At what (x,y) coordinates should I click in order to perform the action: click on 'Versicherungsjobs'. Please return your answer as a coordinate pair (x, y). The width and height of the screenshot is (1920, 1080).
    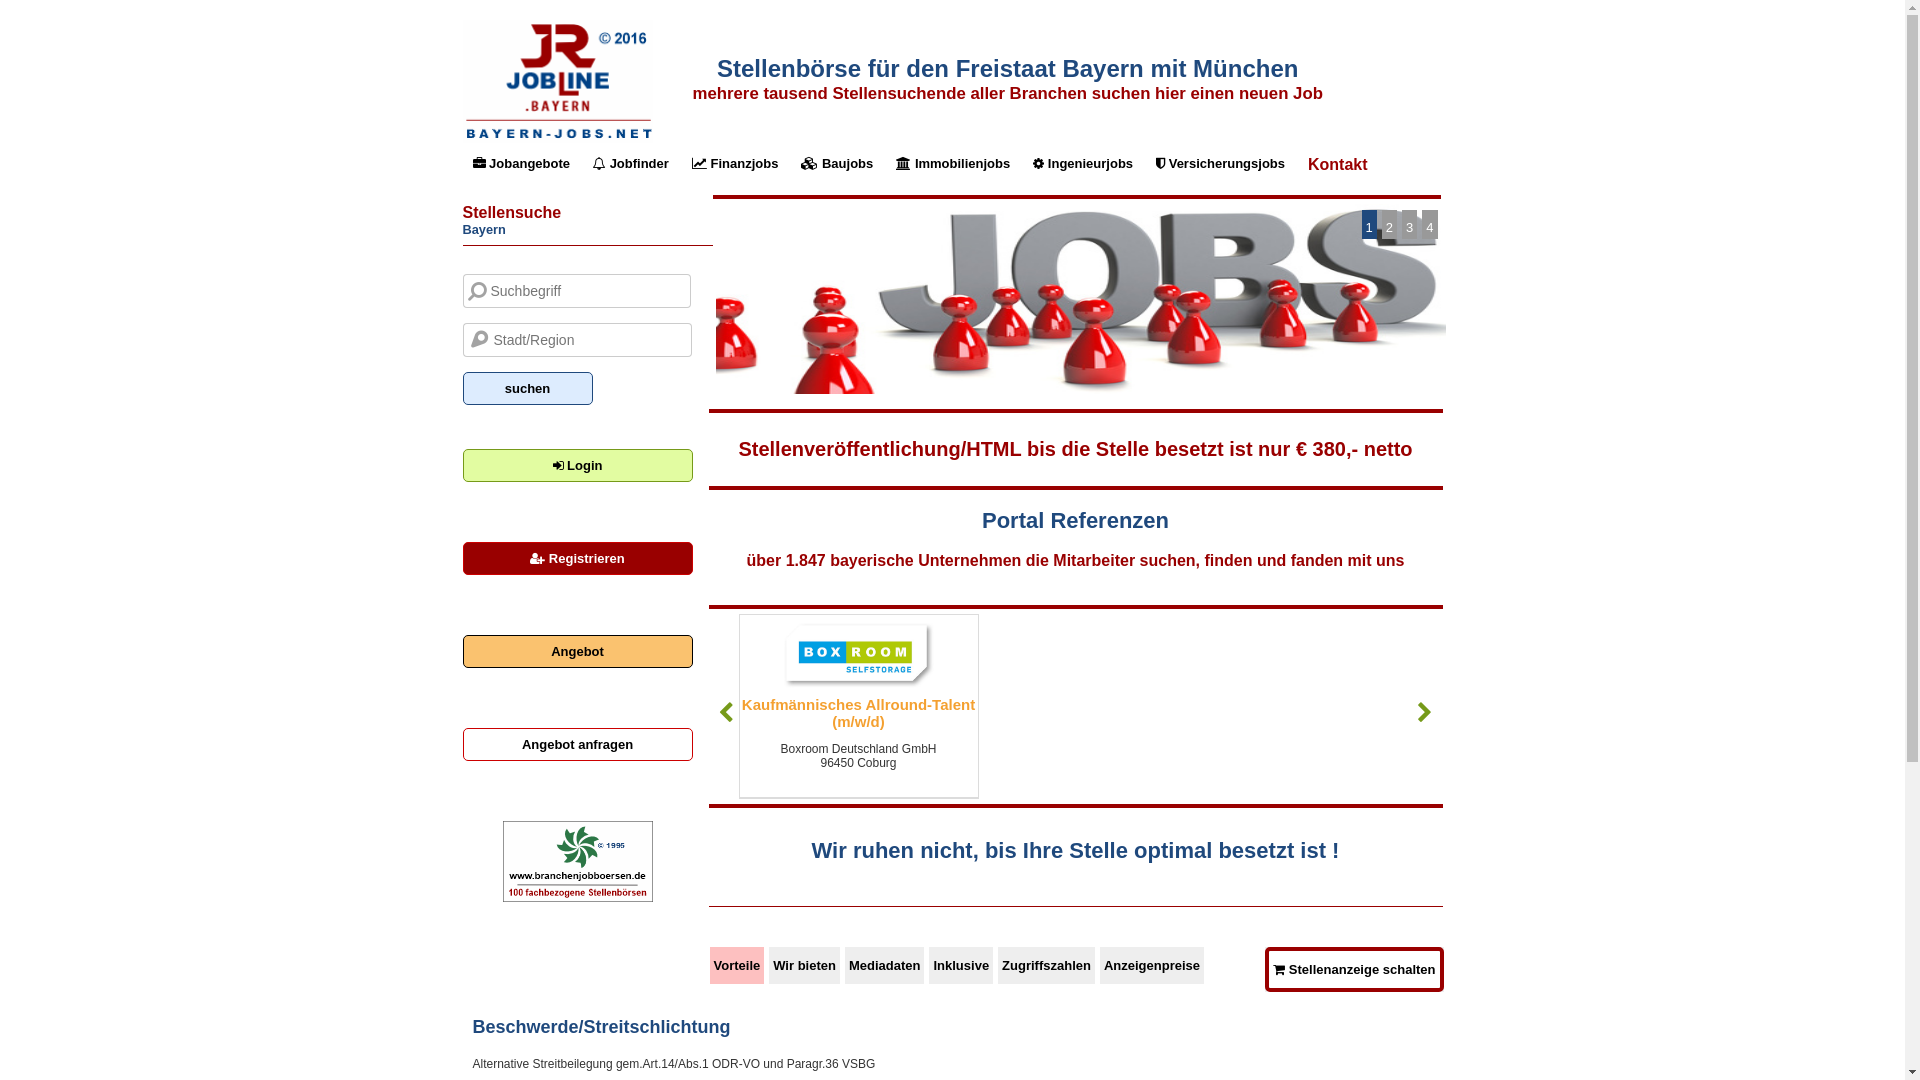
    Looking at the image, I should click on (1222, 162).